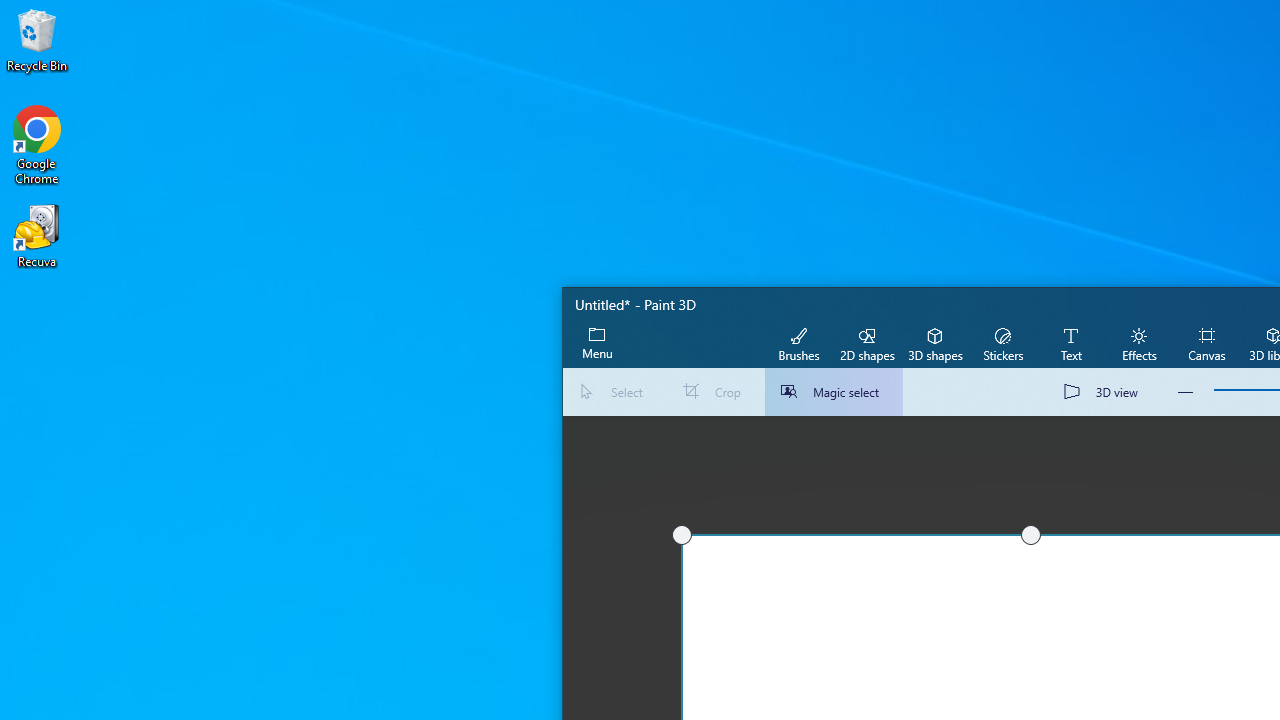  Describe the element at coordinates (1138, 342) in the screenshot. I see `'Effects'` at that location.